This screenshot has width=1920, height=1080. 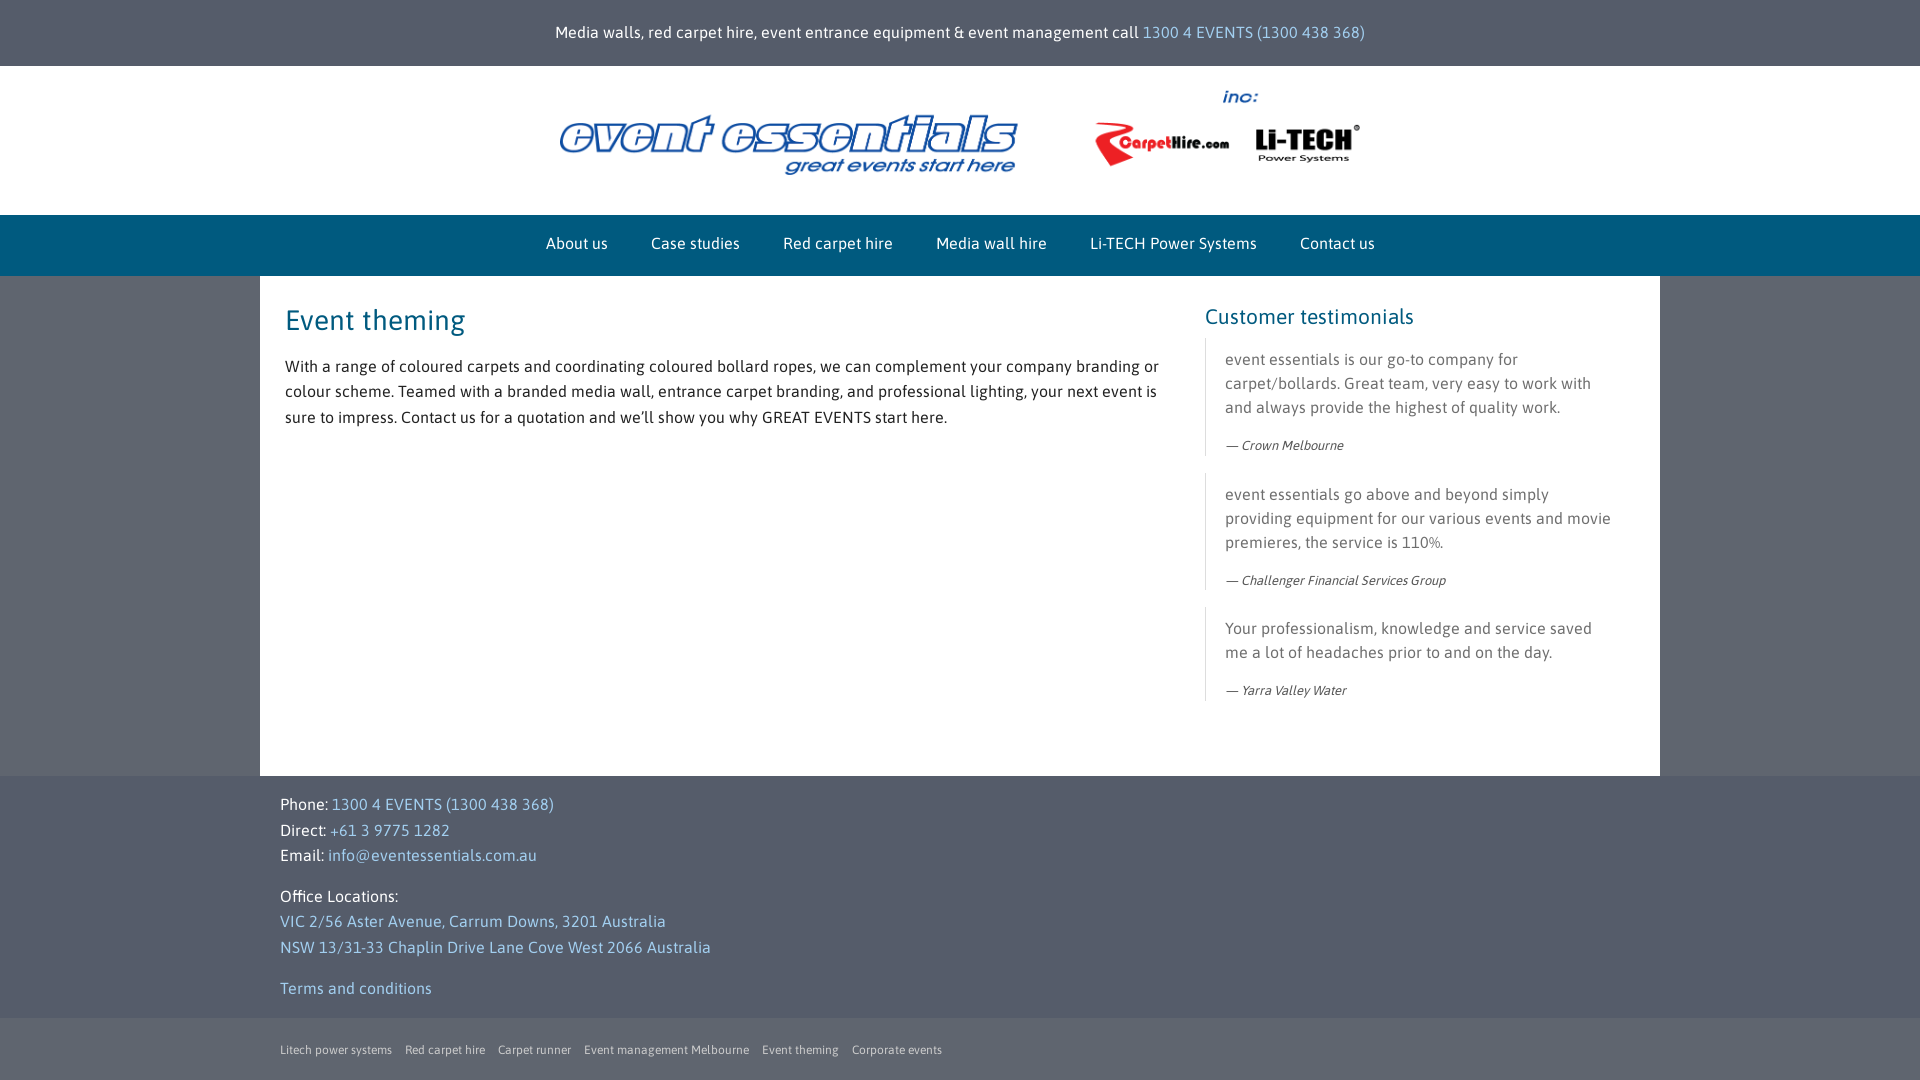 I want to click on 'Event management Melbourne', so click(x=583, y=1048).